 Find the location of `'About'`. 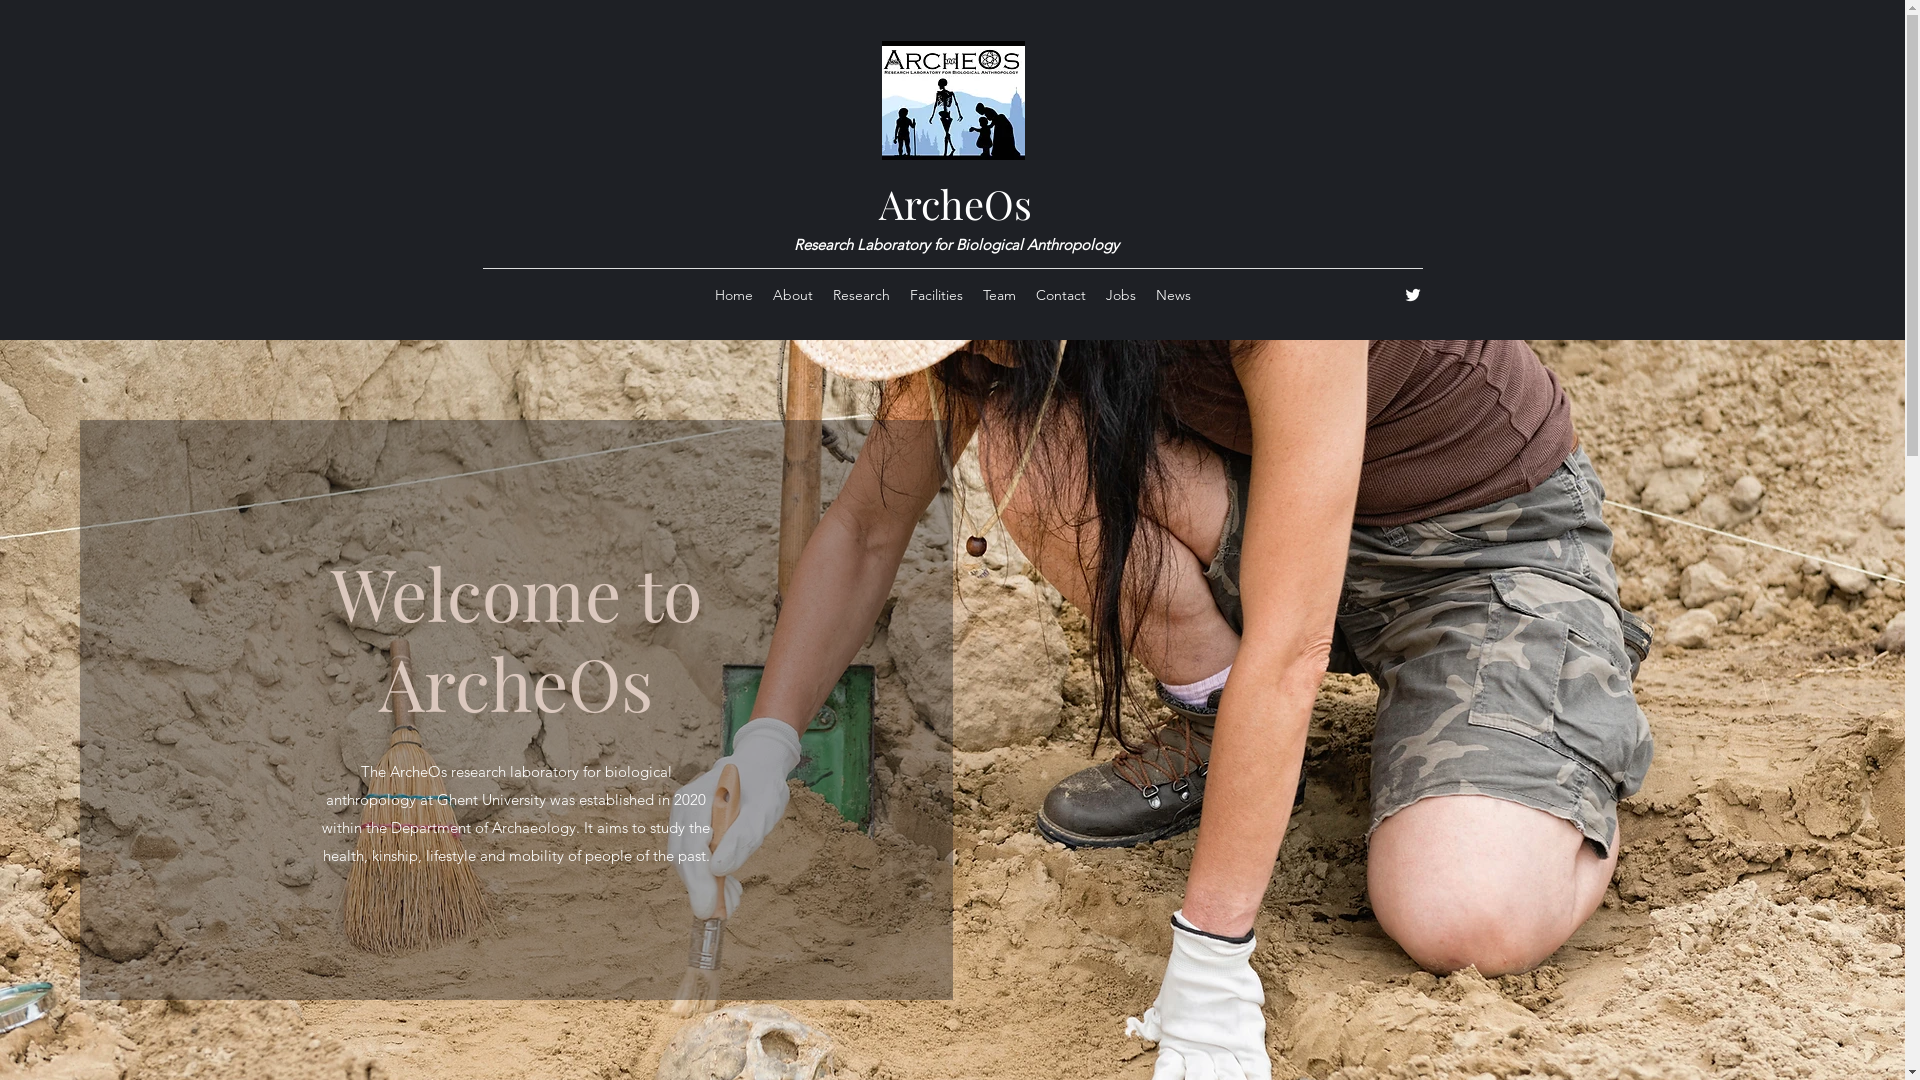

'About' is located at coordinates (791, 294).